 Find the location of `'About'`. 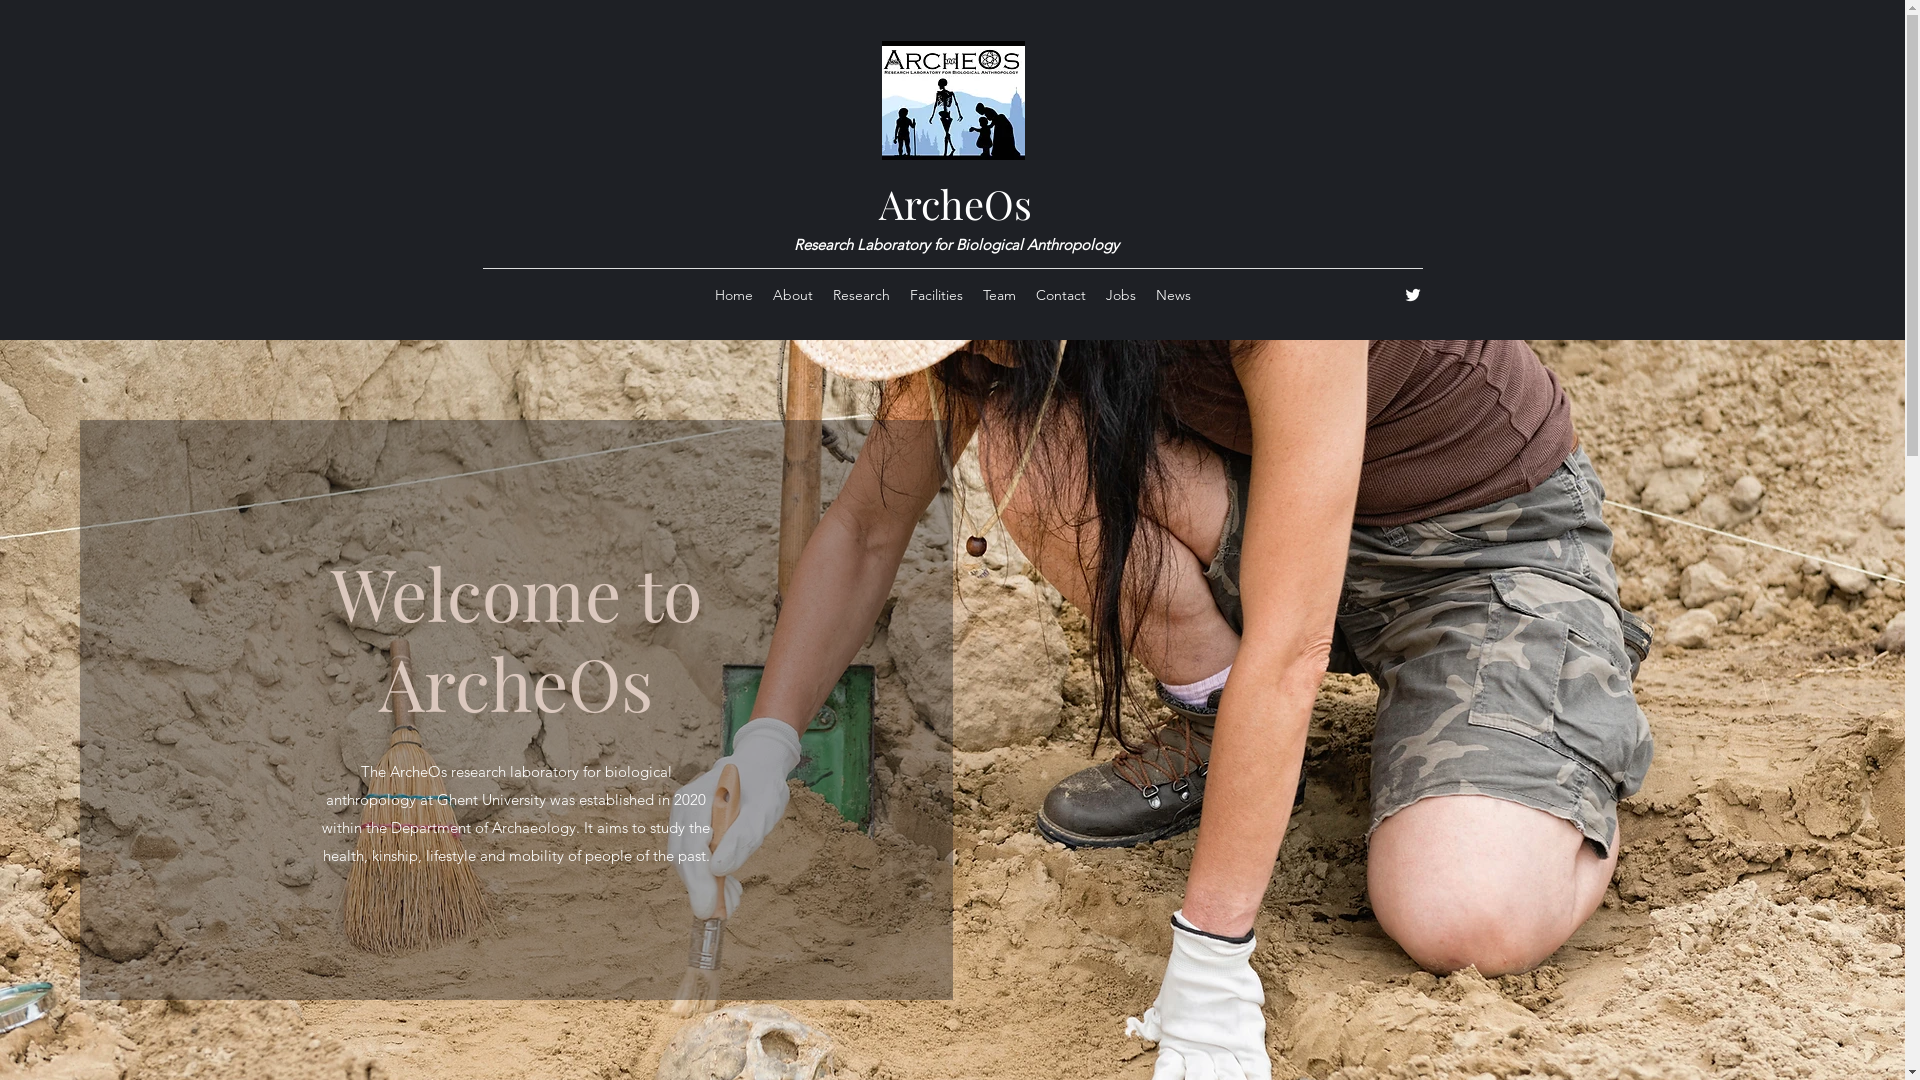

'About' is located at coordinates (791, 294).